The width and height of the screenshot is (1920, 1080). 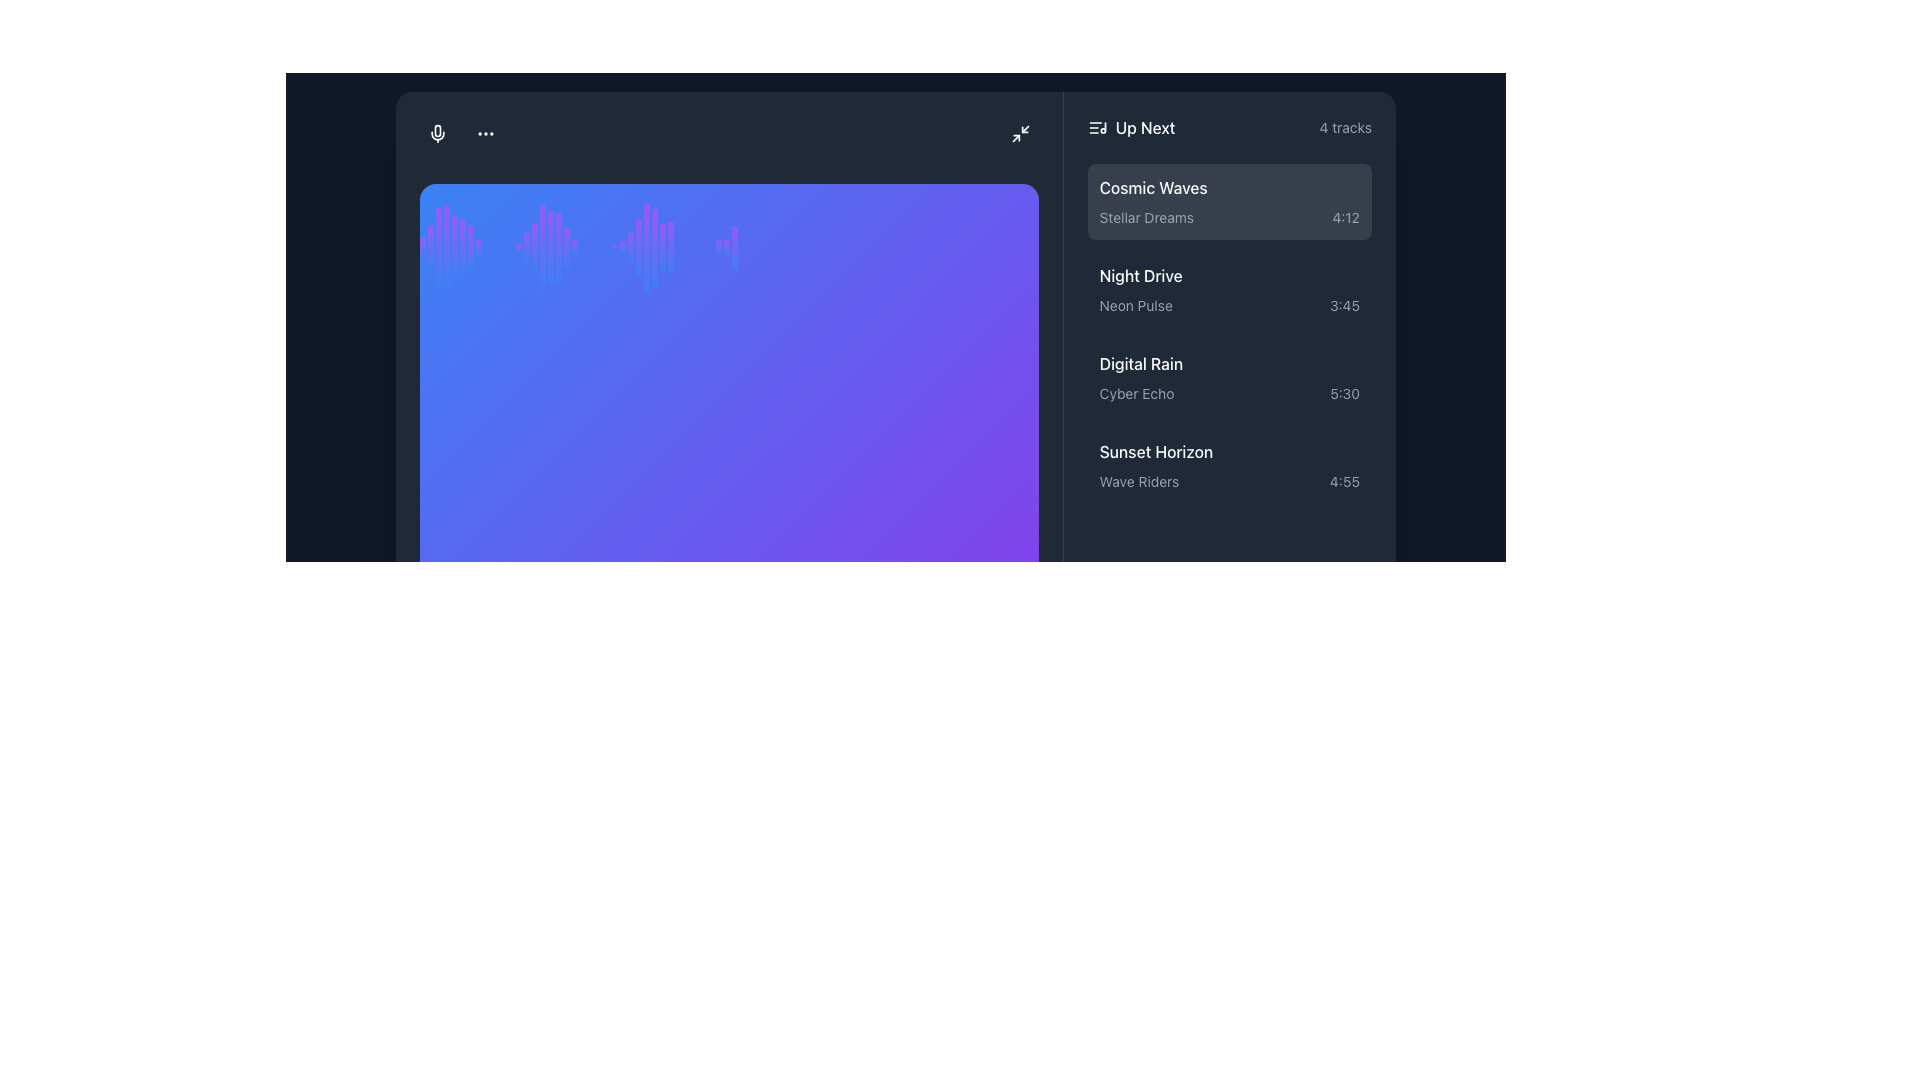 What do you see at coordinates (1141, 275) in the screenshot?
I see `on the text label titled 'Night Drive'` at bounding box center [1141, 275].